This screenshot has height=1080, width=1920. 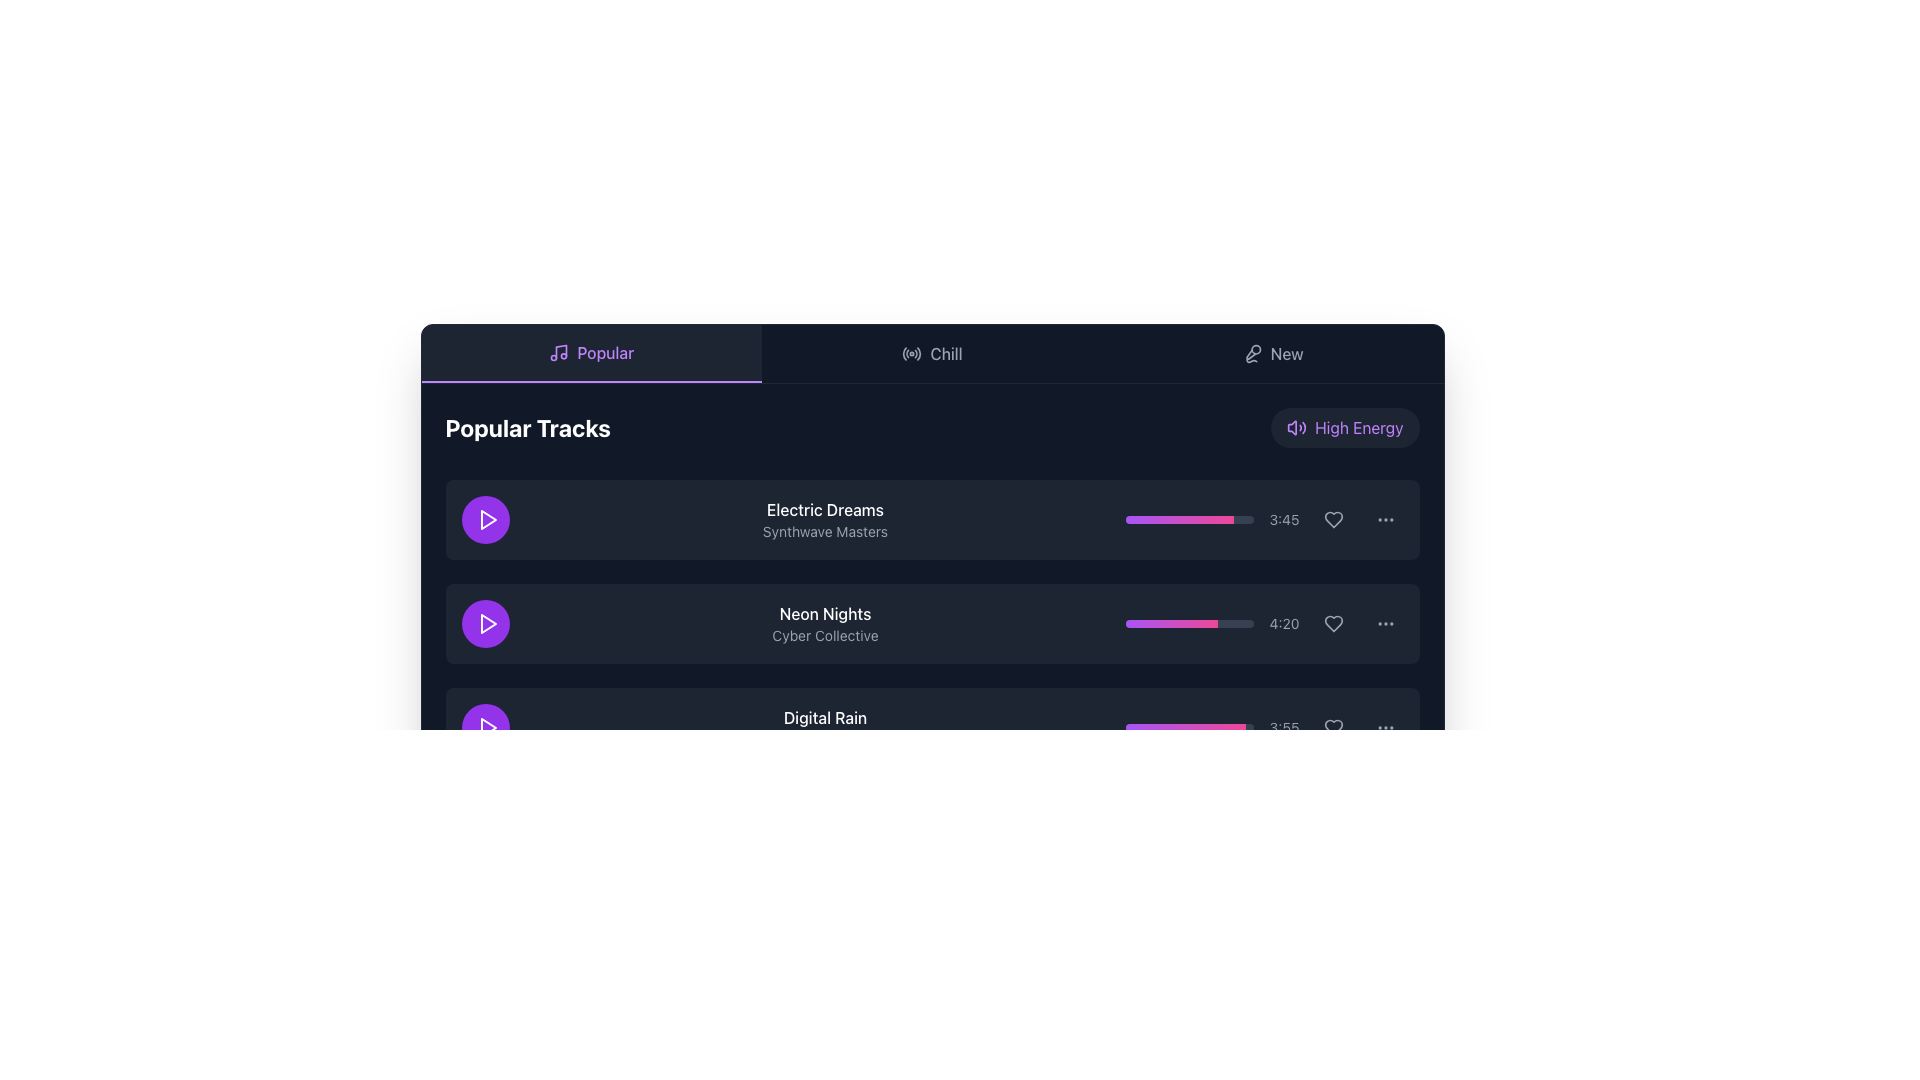 I want to click on the text displaying '4:20', which is located in the lower right corner of the interface segment for track information, adjacent to a progress bar and icons, so click(x=1284, y=623).